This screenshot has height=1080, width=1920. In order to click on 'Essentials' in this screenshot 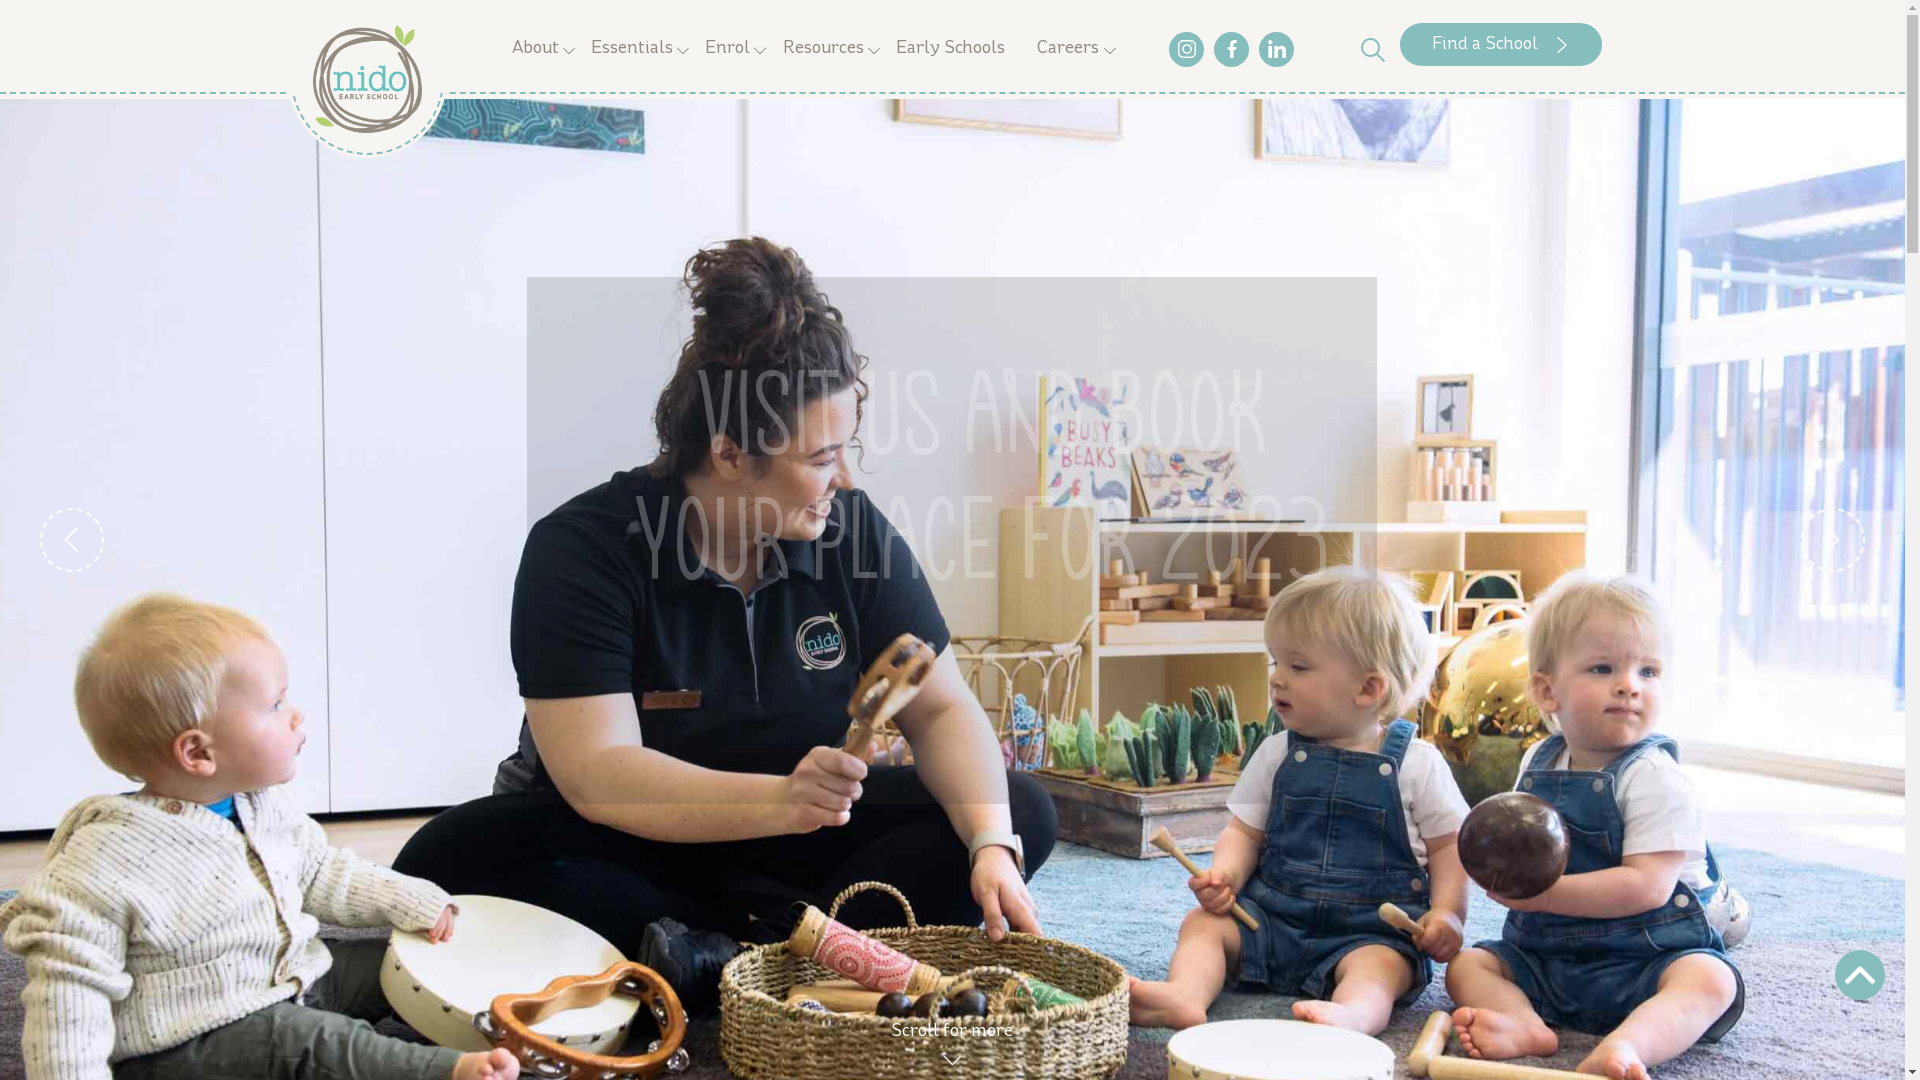, I will do `click(631, 48)`.